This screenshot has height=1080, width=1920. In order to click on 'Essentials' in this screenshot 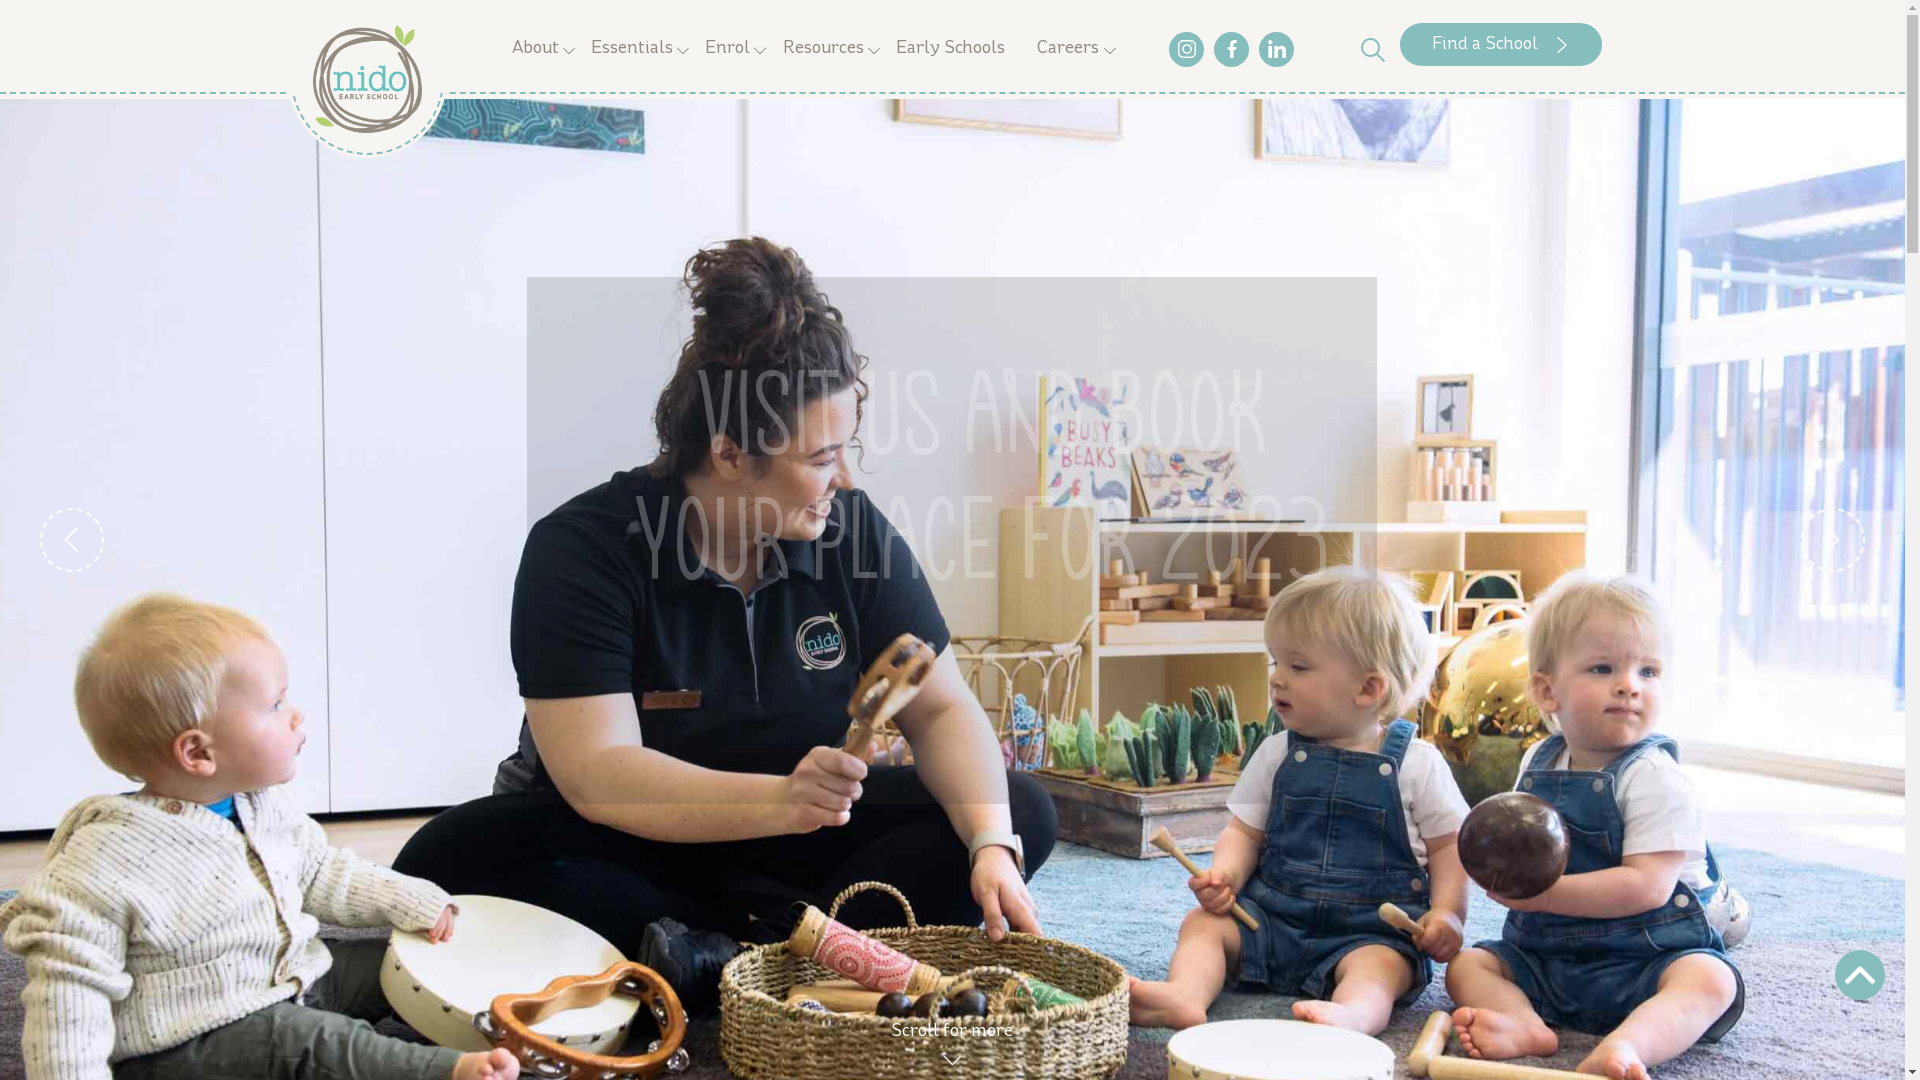, I will do `click(631, 48)`.